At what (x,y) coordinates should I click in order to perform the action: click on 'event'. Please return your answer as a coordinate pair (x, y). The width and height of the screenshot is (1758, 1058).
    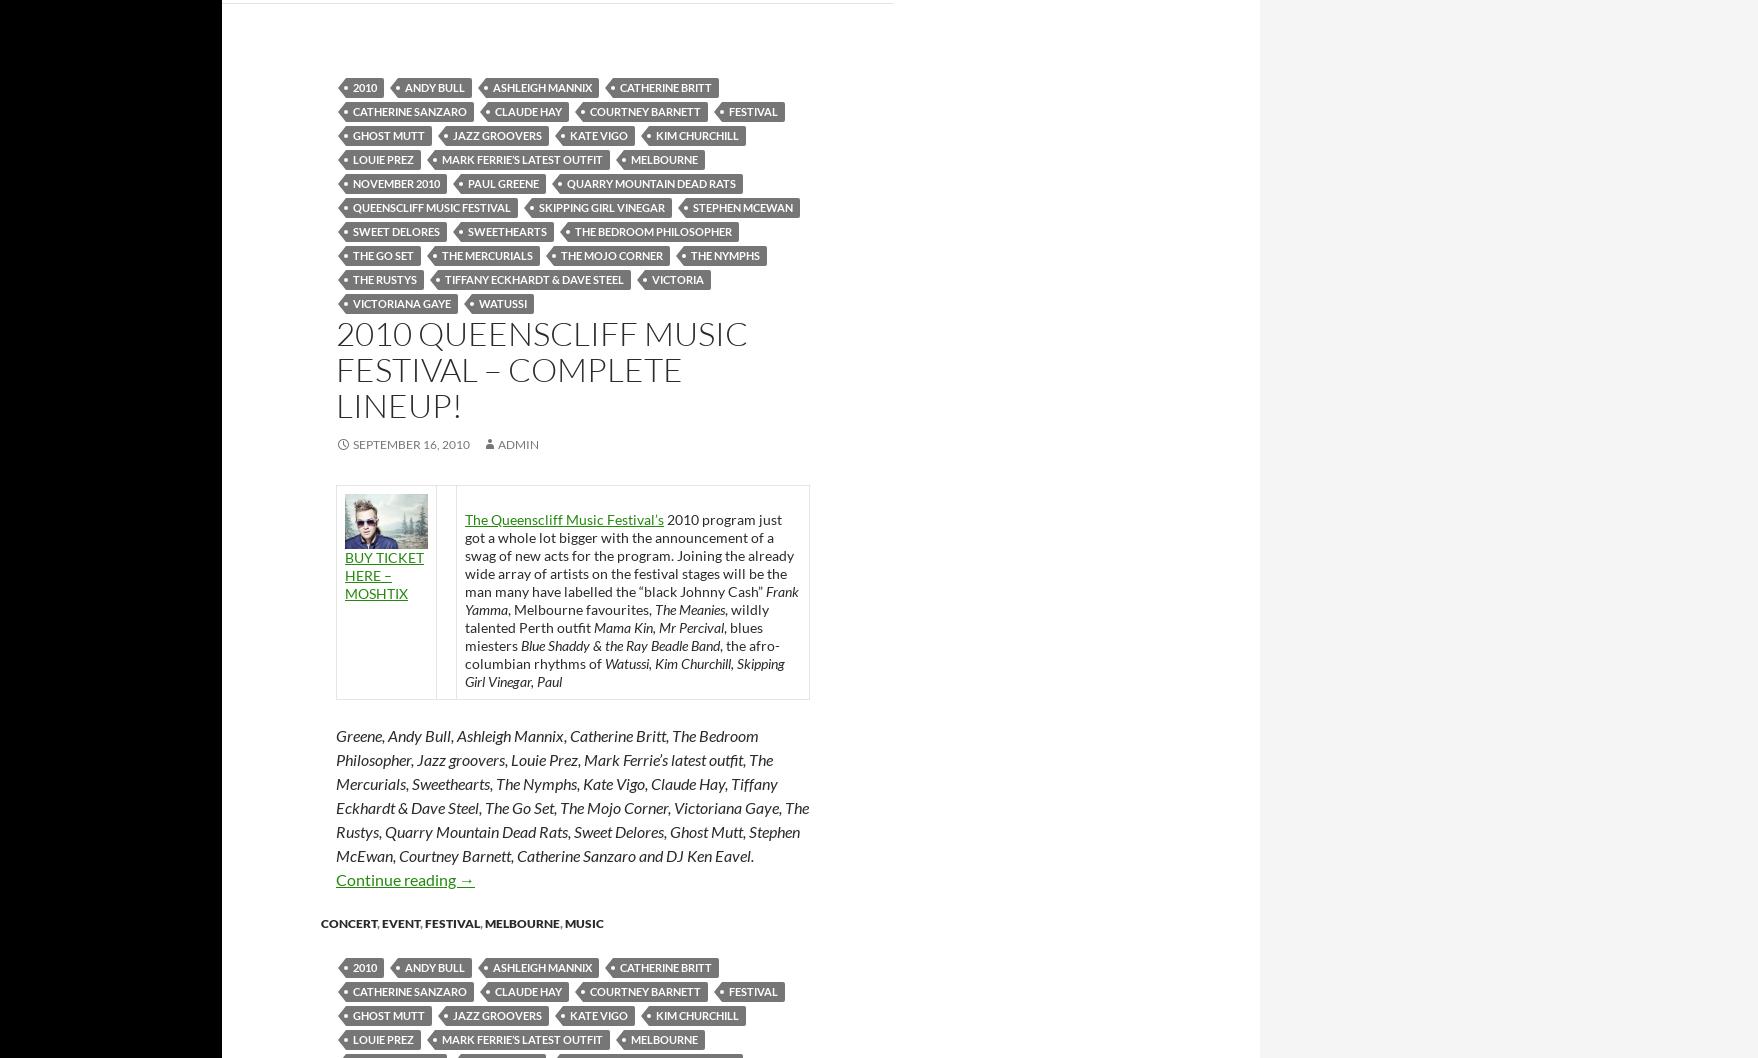
    Looking at the image, I should click on (400, 922).